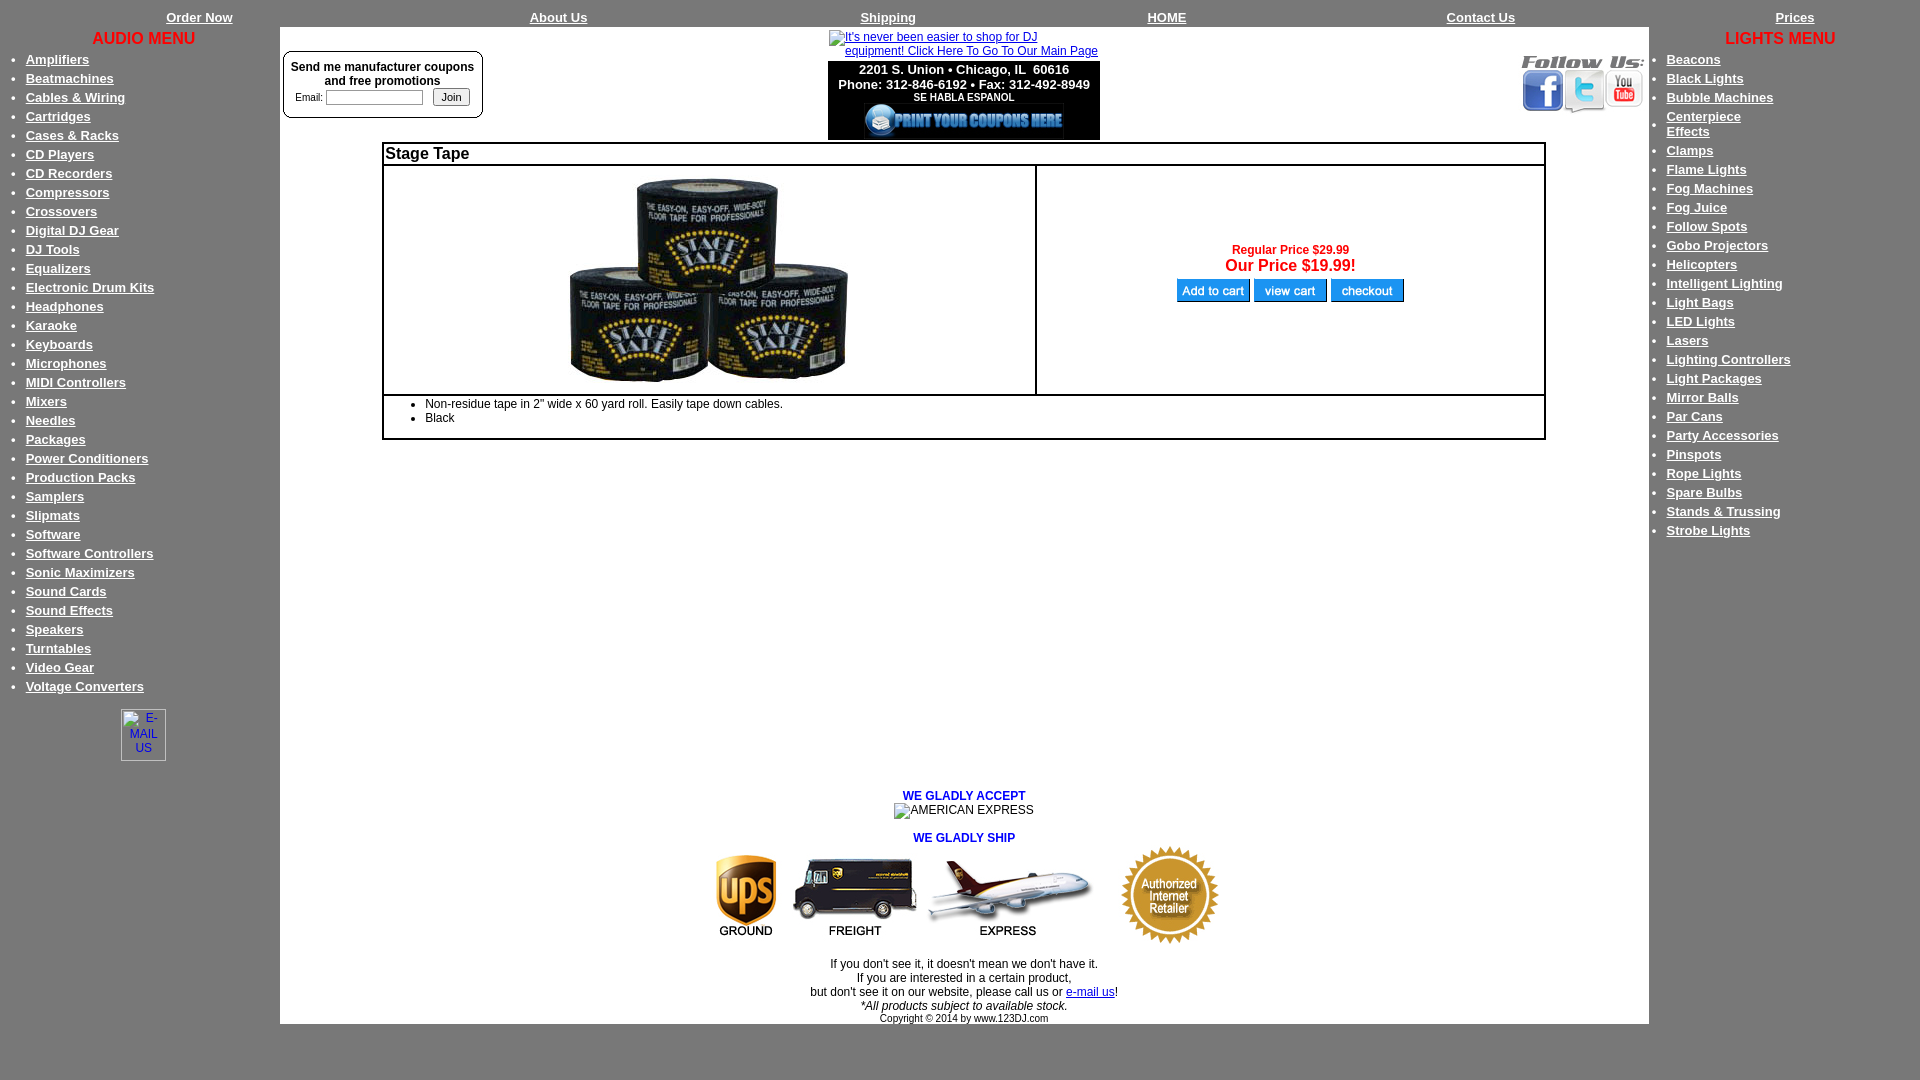  Describe the element at coordinates (1665, 358) in the screenshot. I see `'Lighting Controllers'` at that location.